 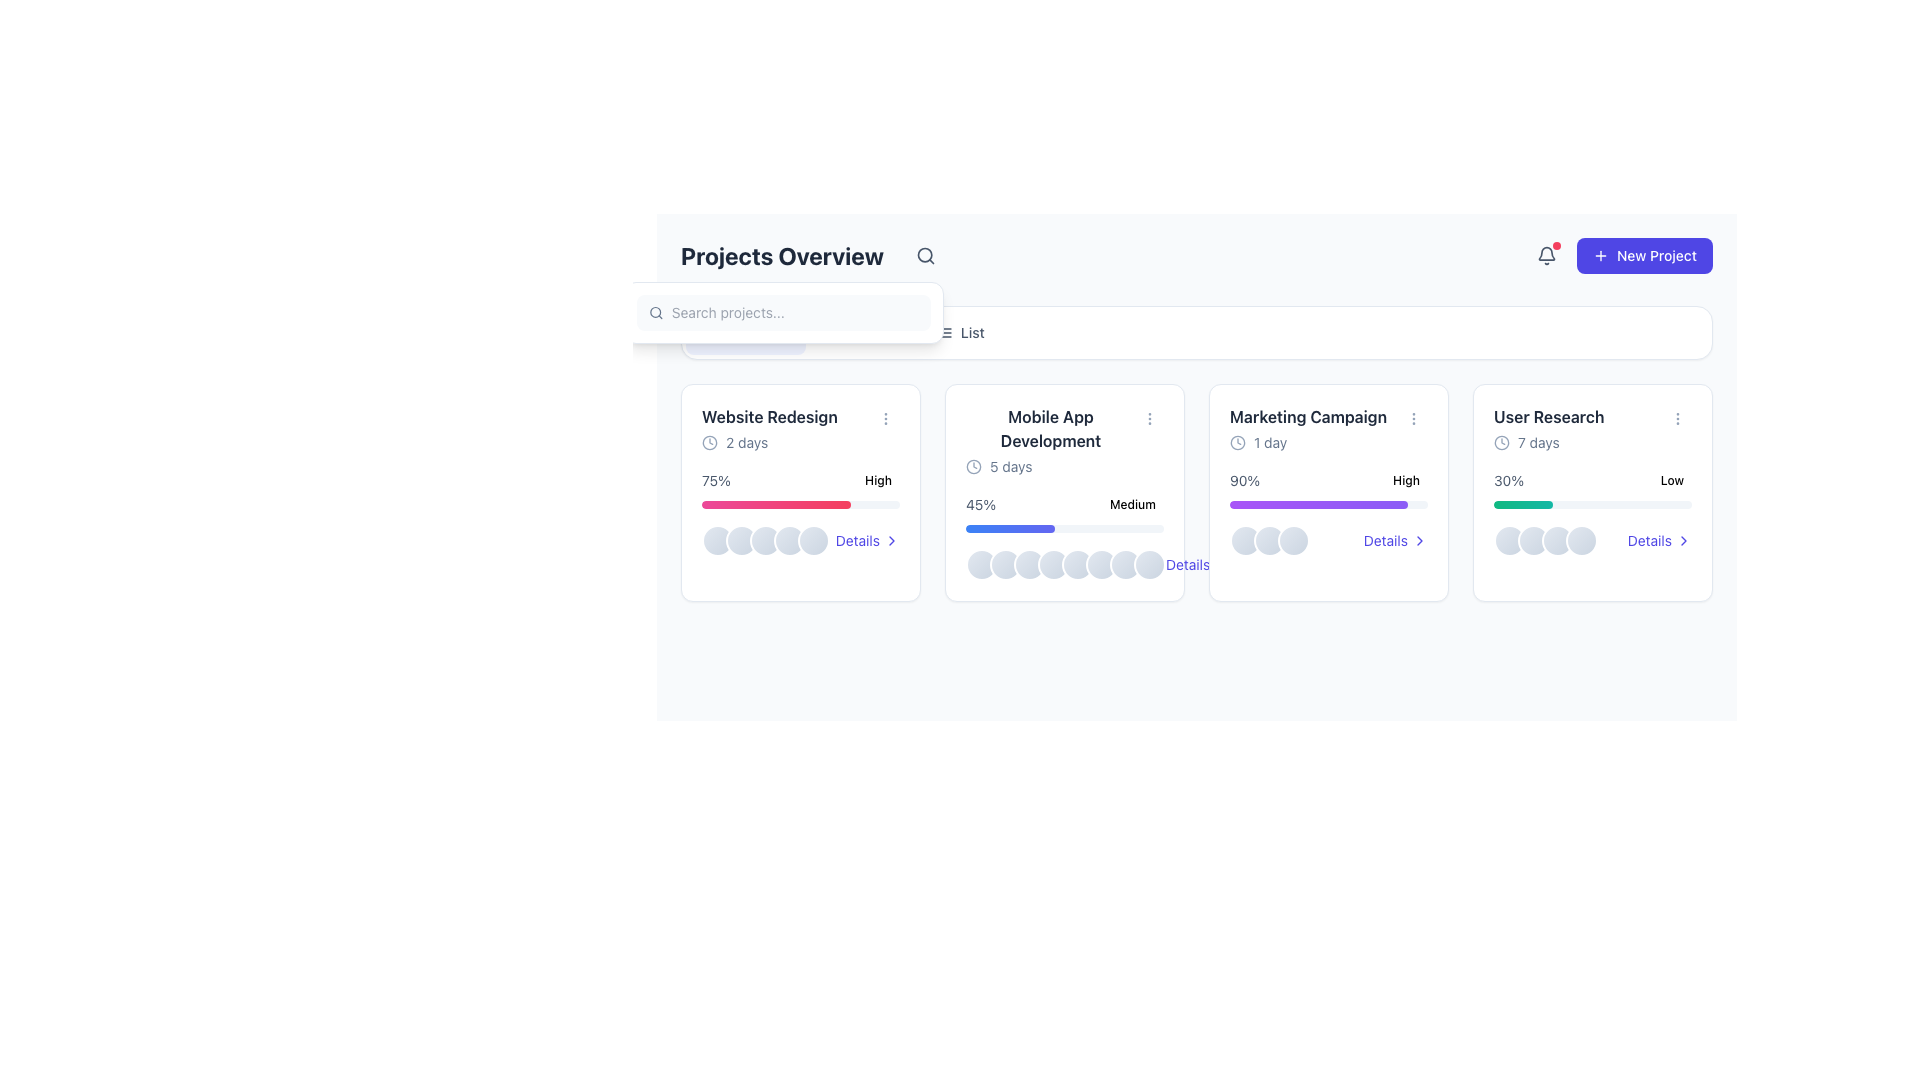 I want to click on the interactive button located in the top-right corner of the 'Marketing Campaign' card, so click(x=1413, y=418).